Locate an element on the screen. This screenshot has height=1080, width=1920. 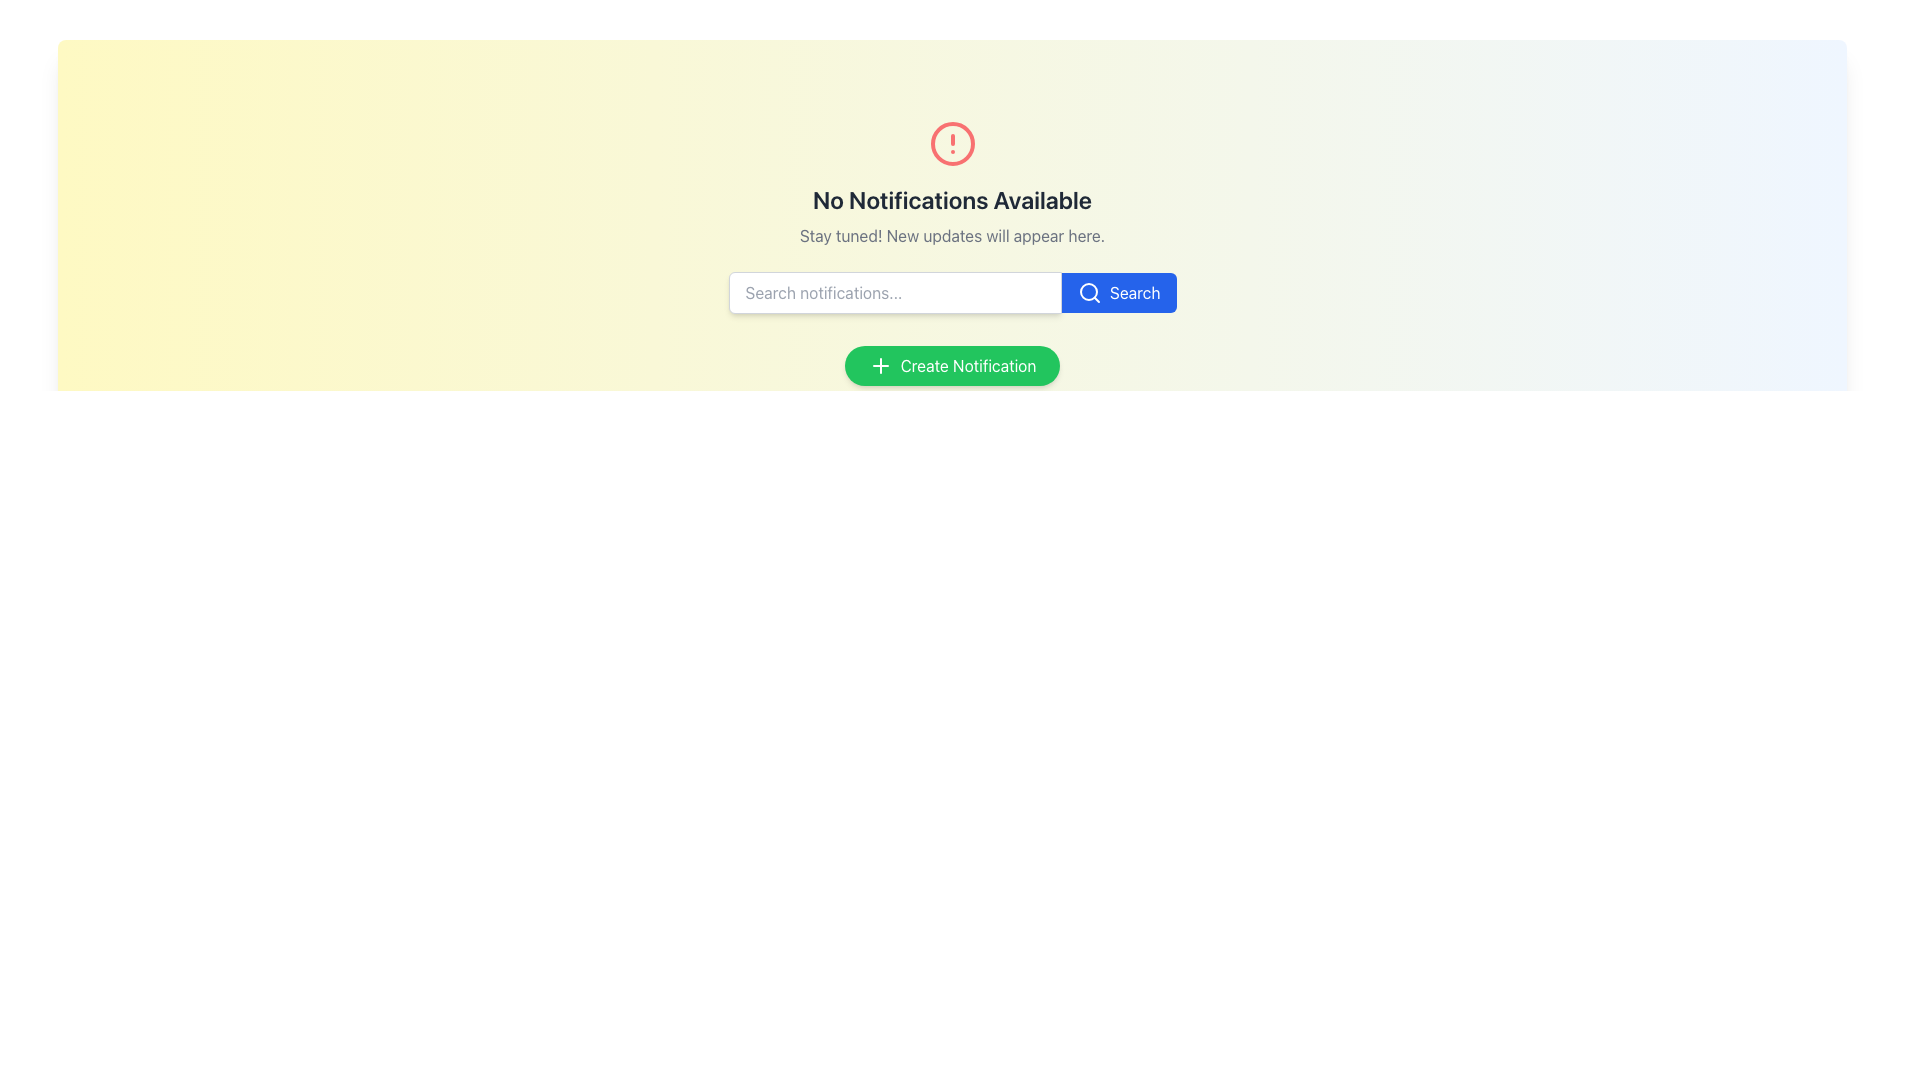
the search icon, which is styled as a search glass and located within the blue 'Search' button is located at coordinates (1088, 293).